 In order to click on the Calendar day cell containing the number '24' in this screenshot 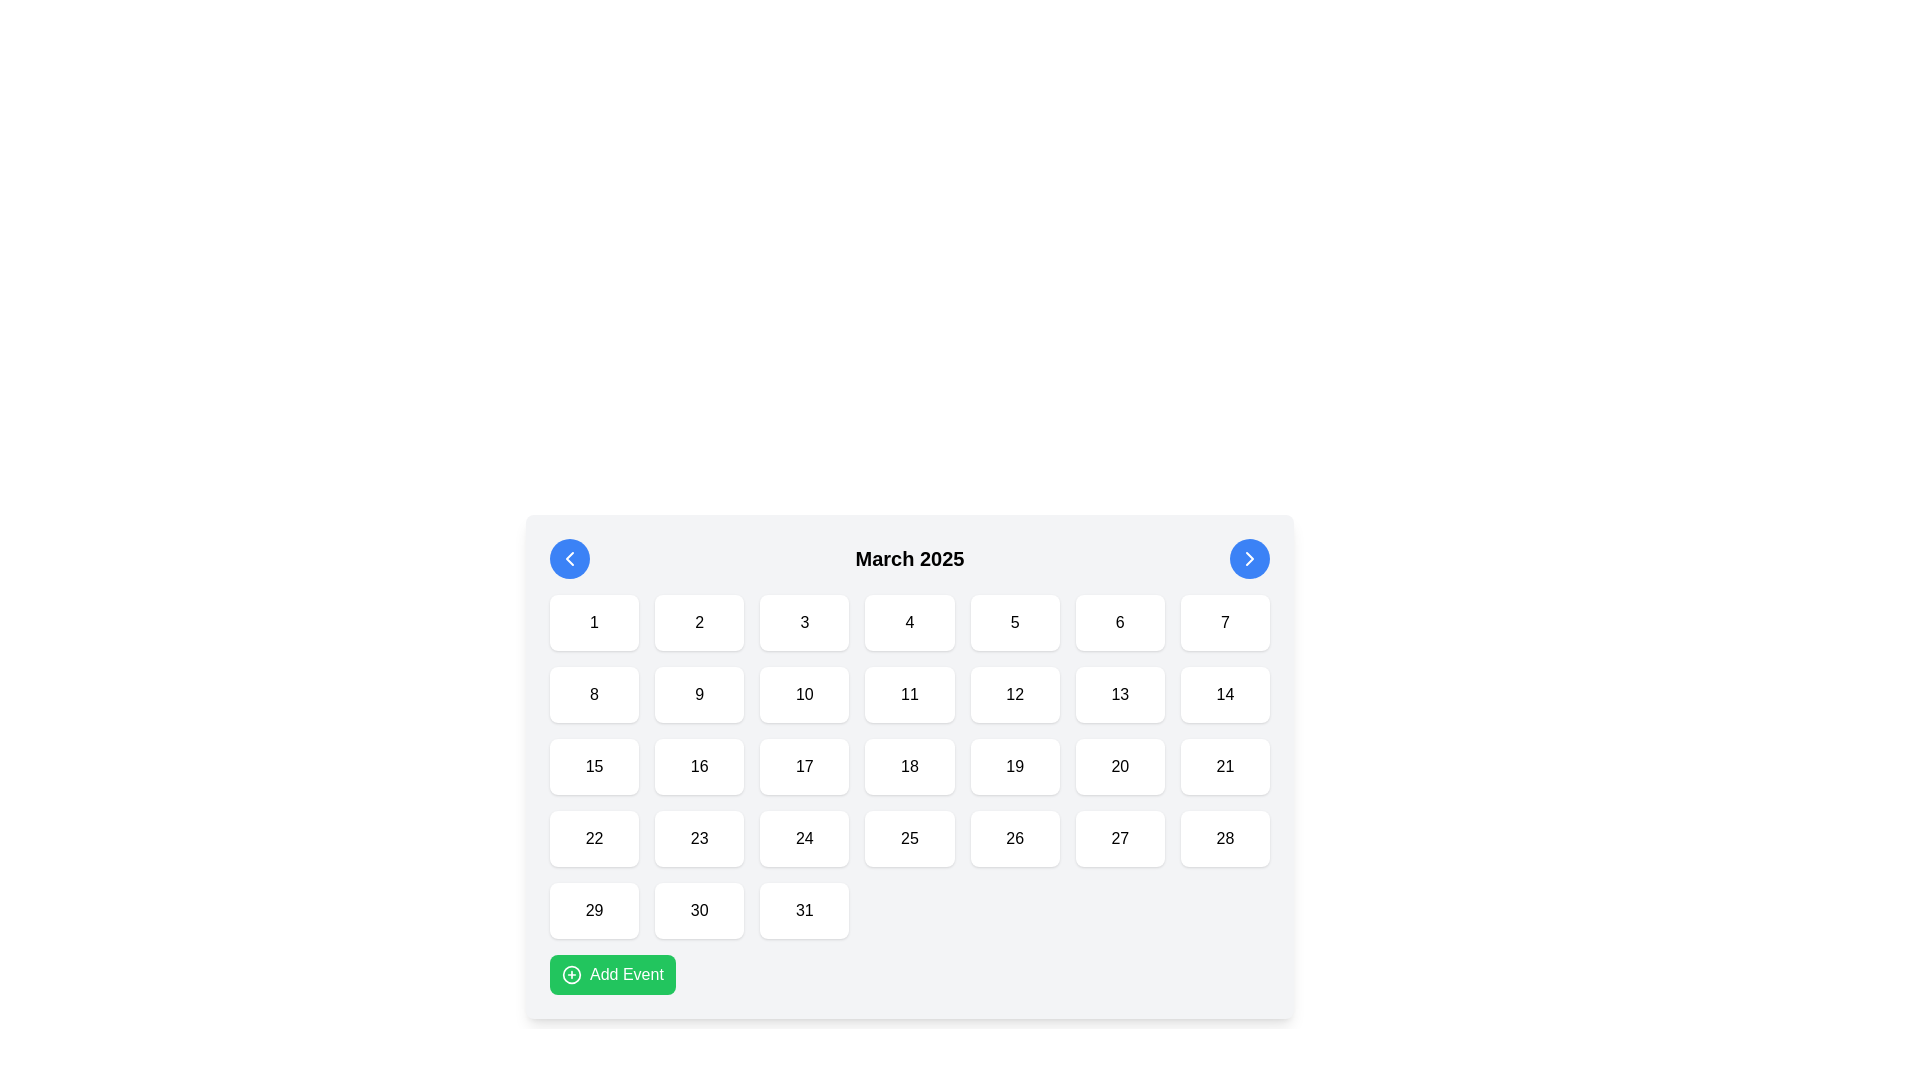, I will do `click(804, 839)`.